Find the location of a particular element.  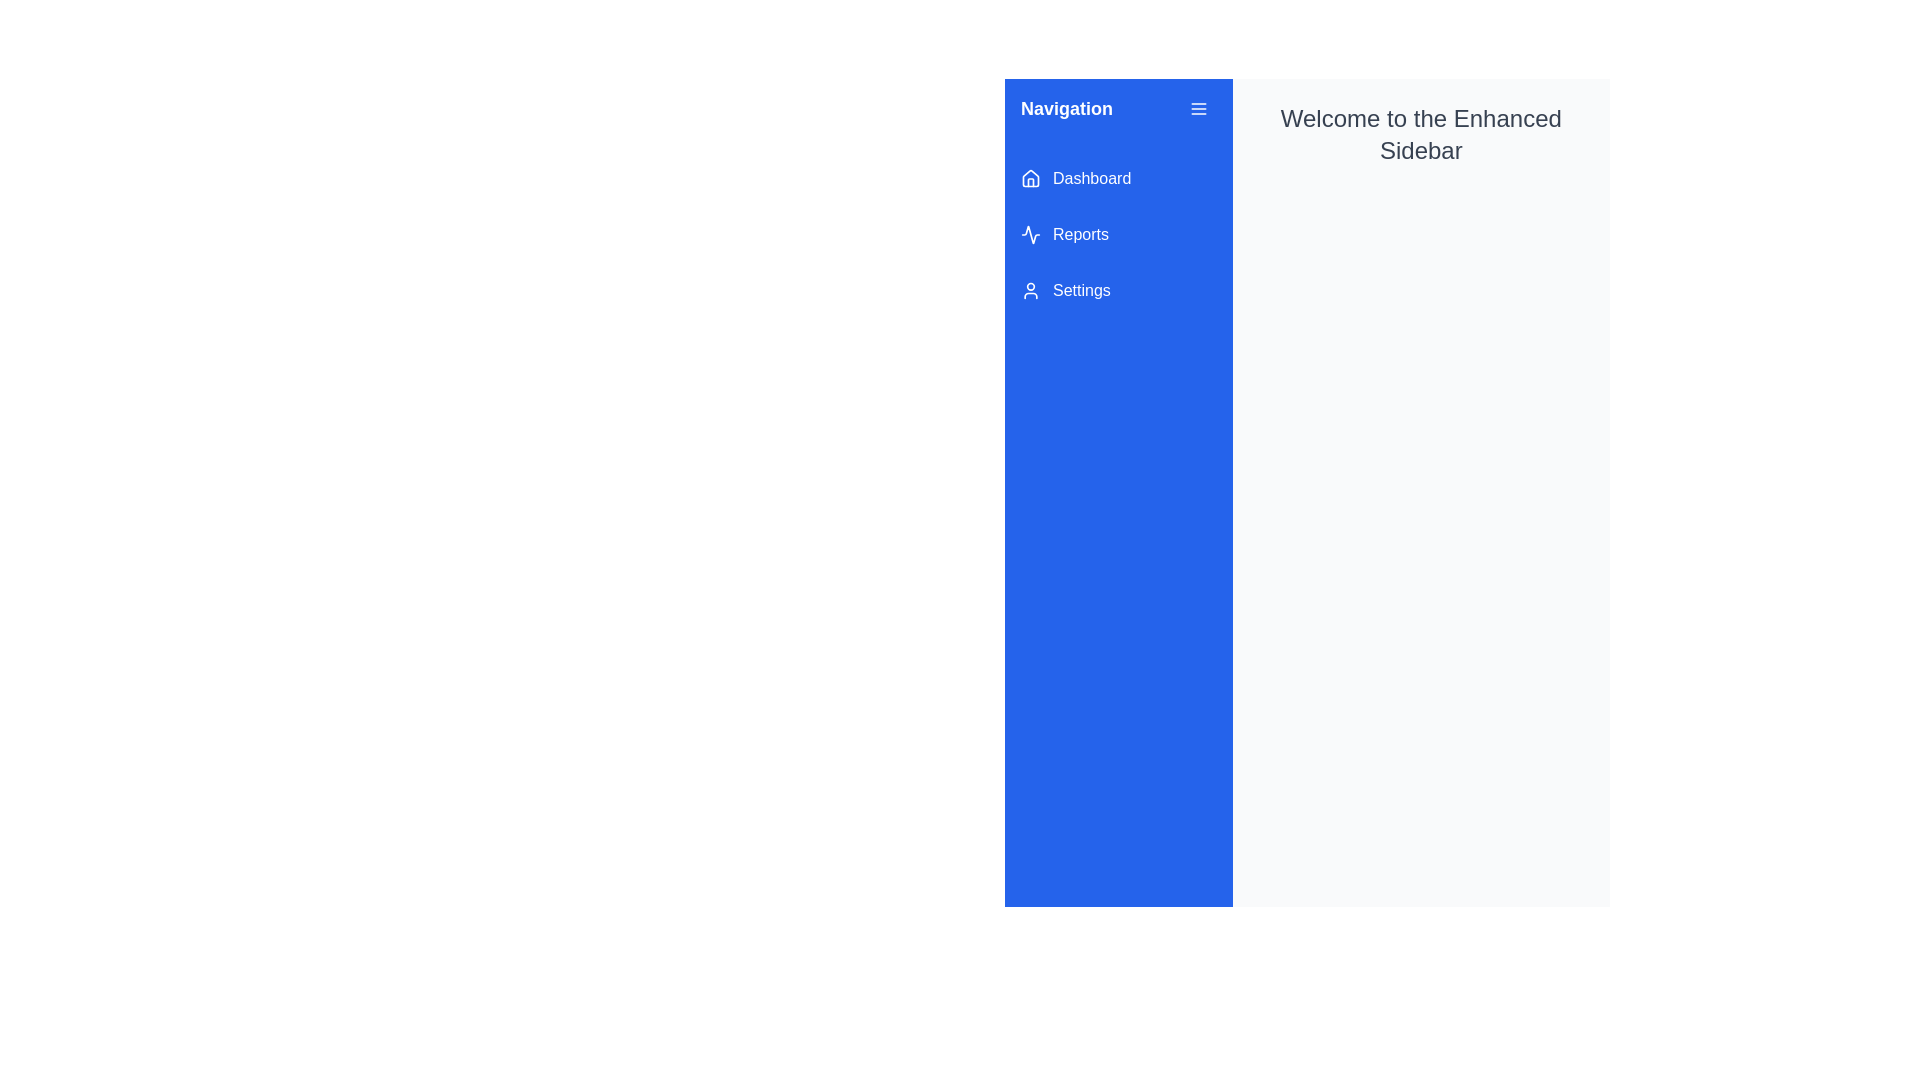

text label displaying 'Settings' in the vertical navigation menu, which has a blue background and is styled in white font is located at coordinates (1080, 290).